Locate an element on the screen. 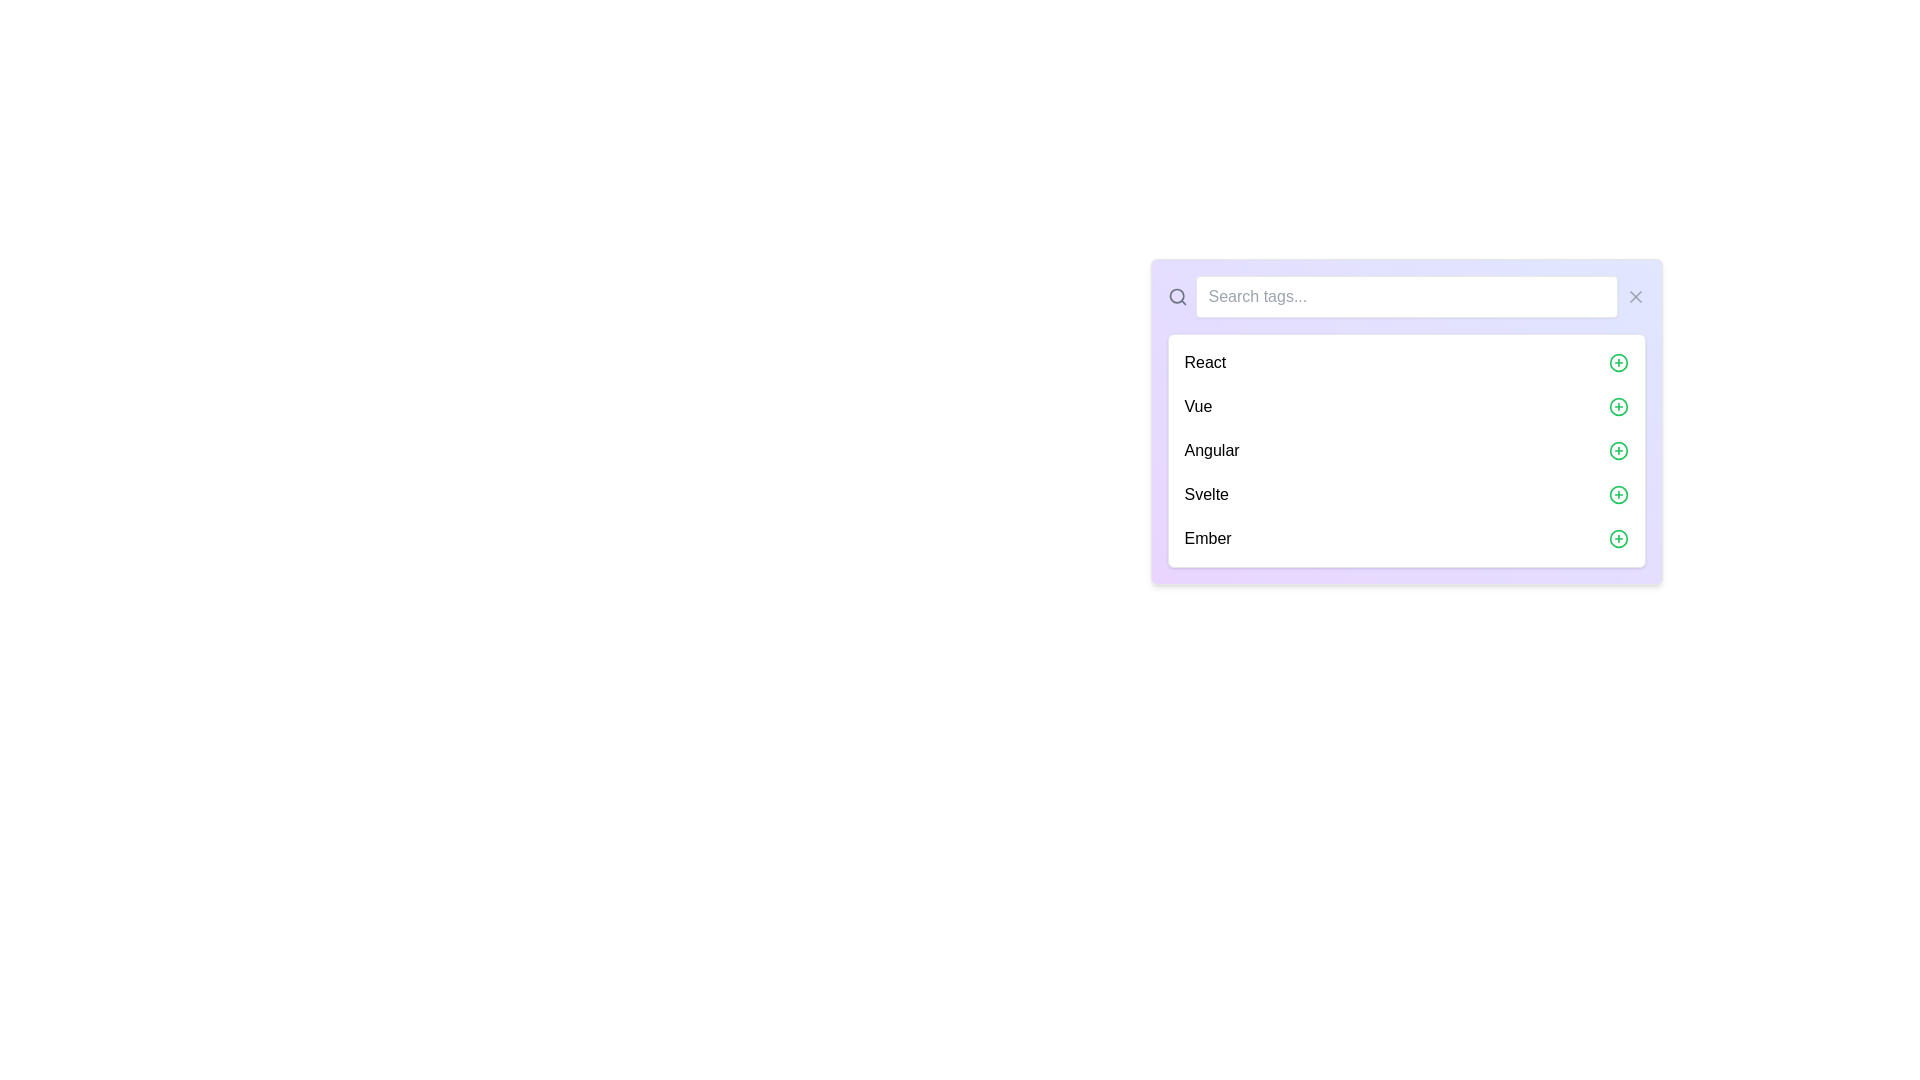 The image size is (1920, 1080). the circular shape in the center of the green SVG plus icon, which is part of the row for the 'Vue' item in the list is located at coordinates (1618, 406).